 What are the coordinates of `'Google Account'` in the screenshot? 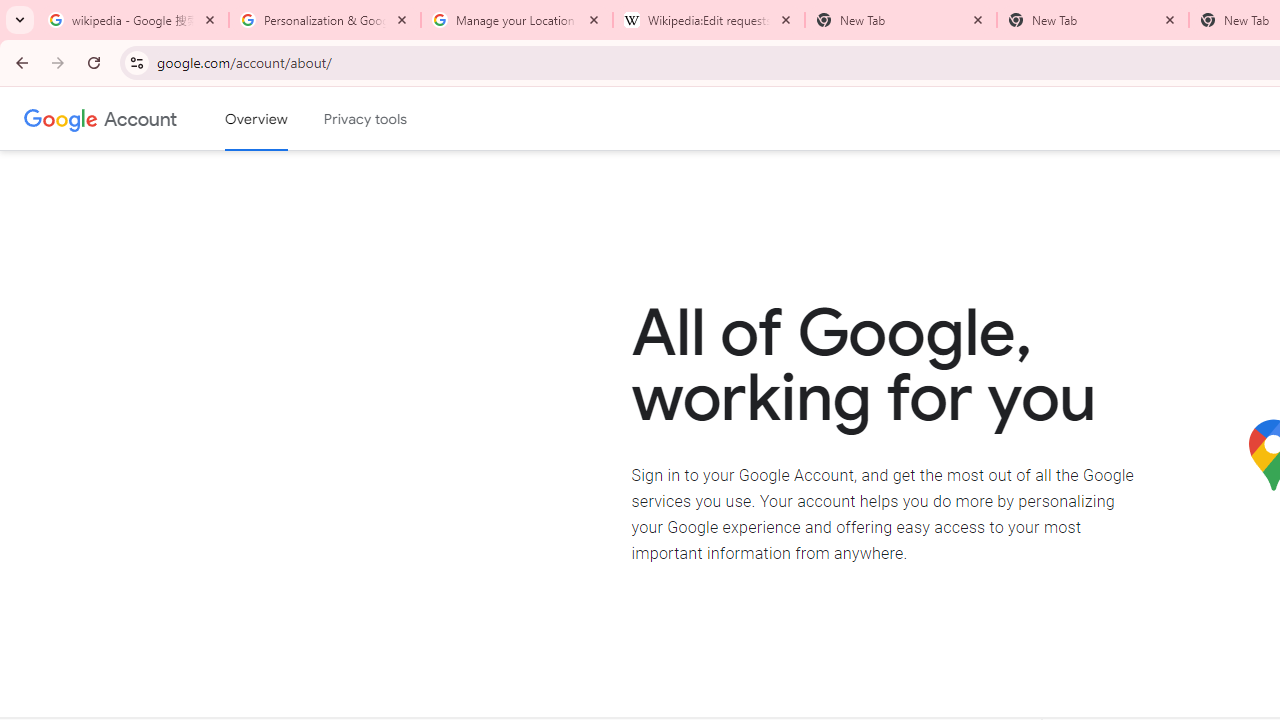 It's located at (139, 118).